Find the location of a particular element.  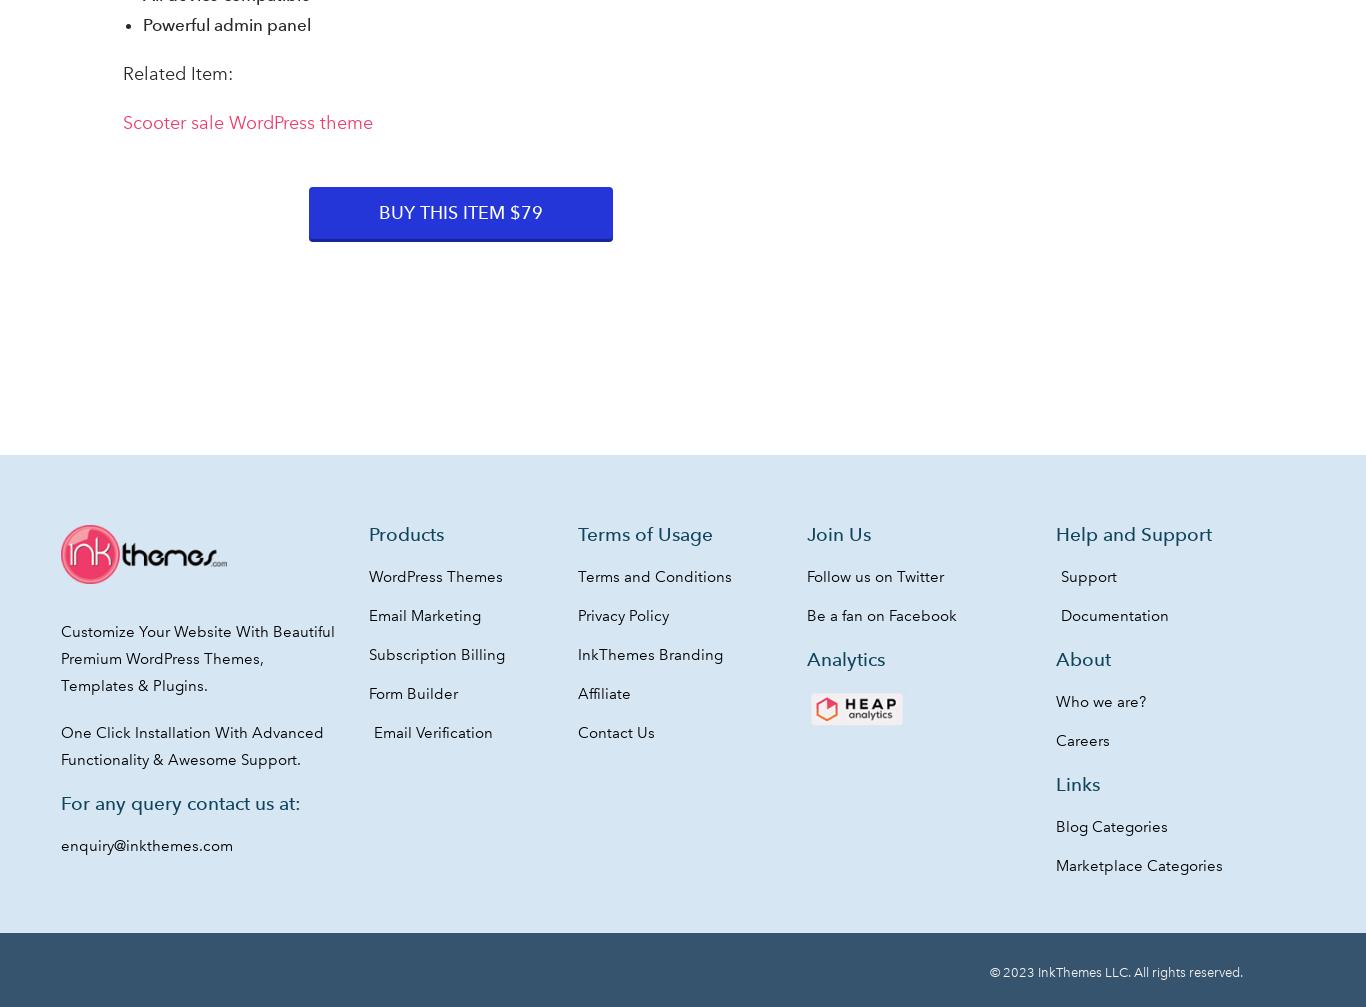

'Related Item:' is located at coordinates (176, 73).